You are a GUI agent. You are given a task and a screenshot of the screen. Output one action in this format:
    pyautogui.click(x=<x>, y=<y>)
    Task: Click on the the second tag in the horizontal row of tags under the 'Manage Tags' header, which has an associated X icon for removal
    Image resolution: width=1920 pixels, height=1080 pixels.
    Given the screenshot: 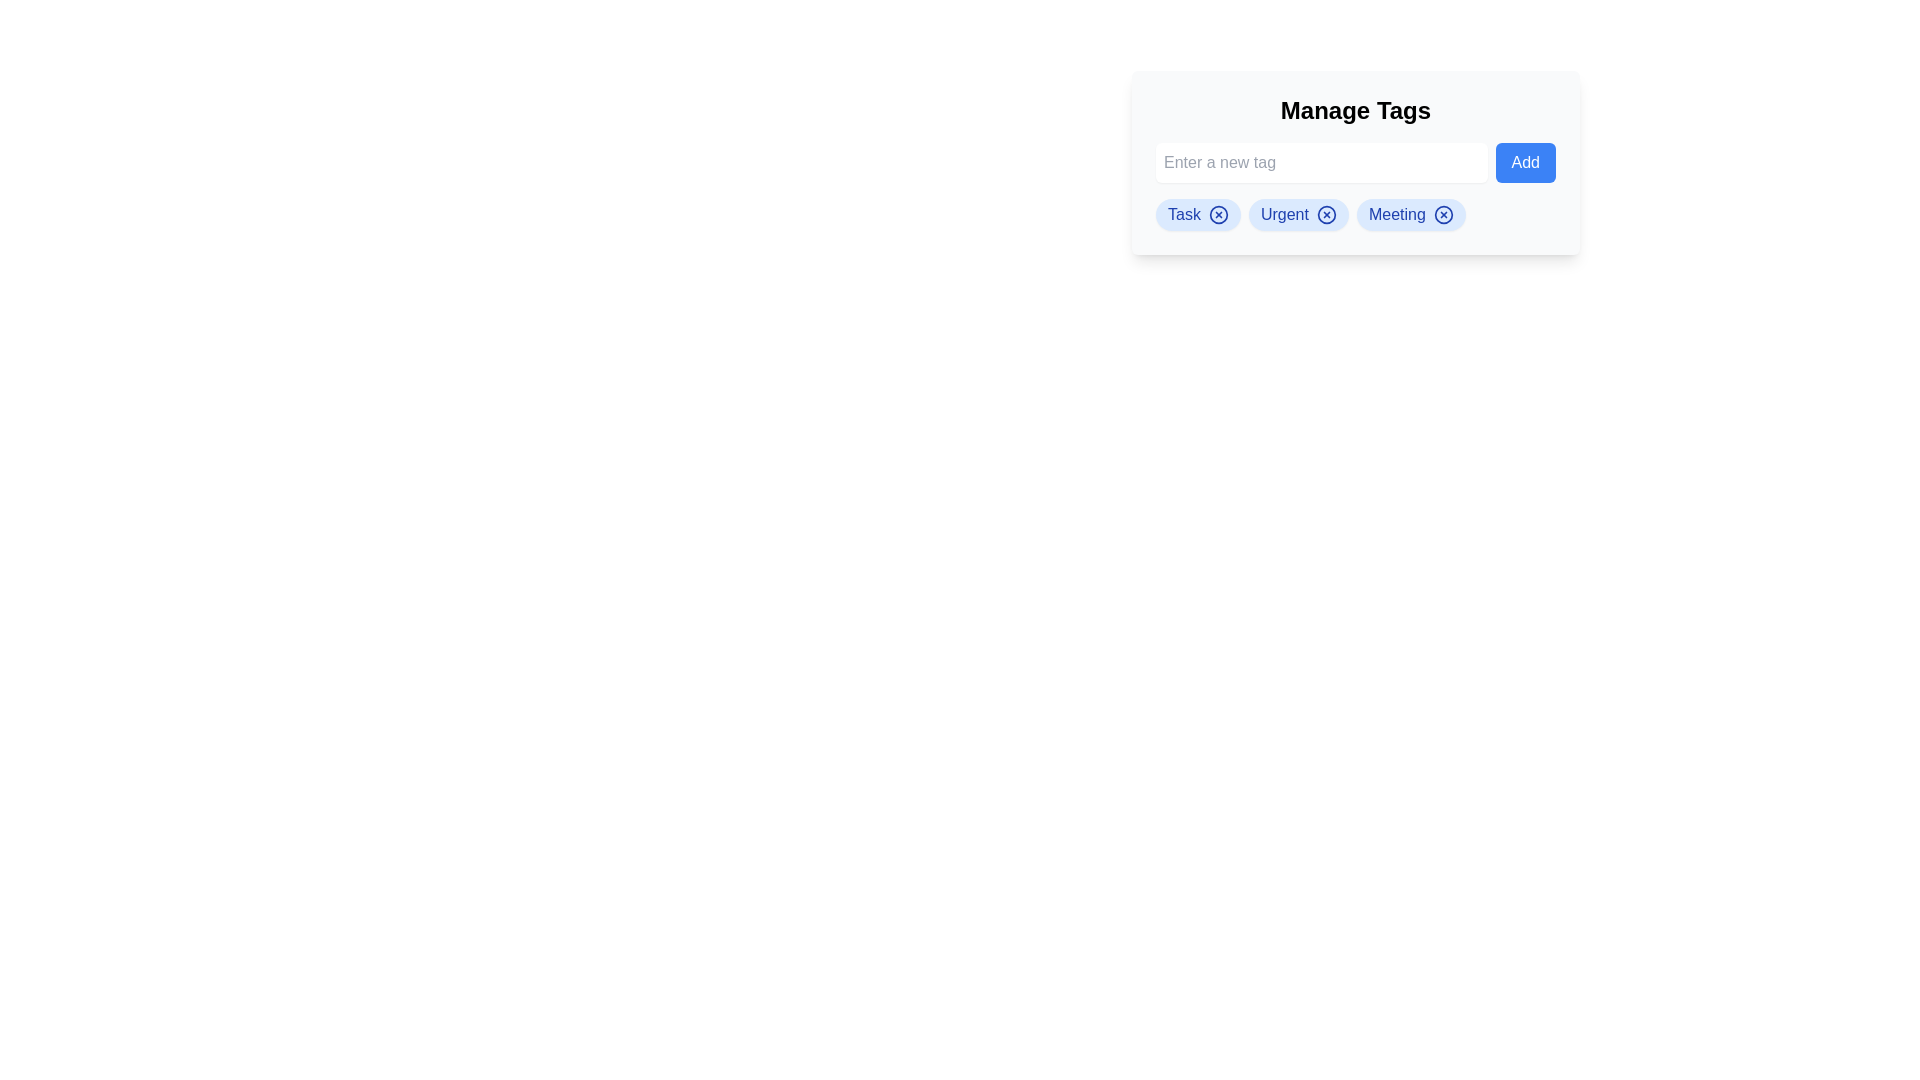 What is the action you would take?
    pyautogui.click(x=1298, y=215)
    